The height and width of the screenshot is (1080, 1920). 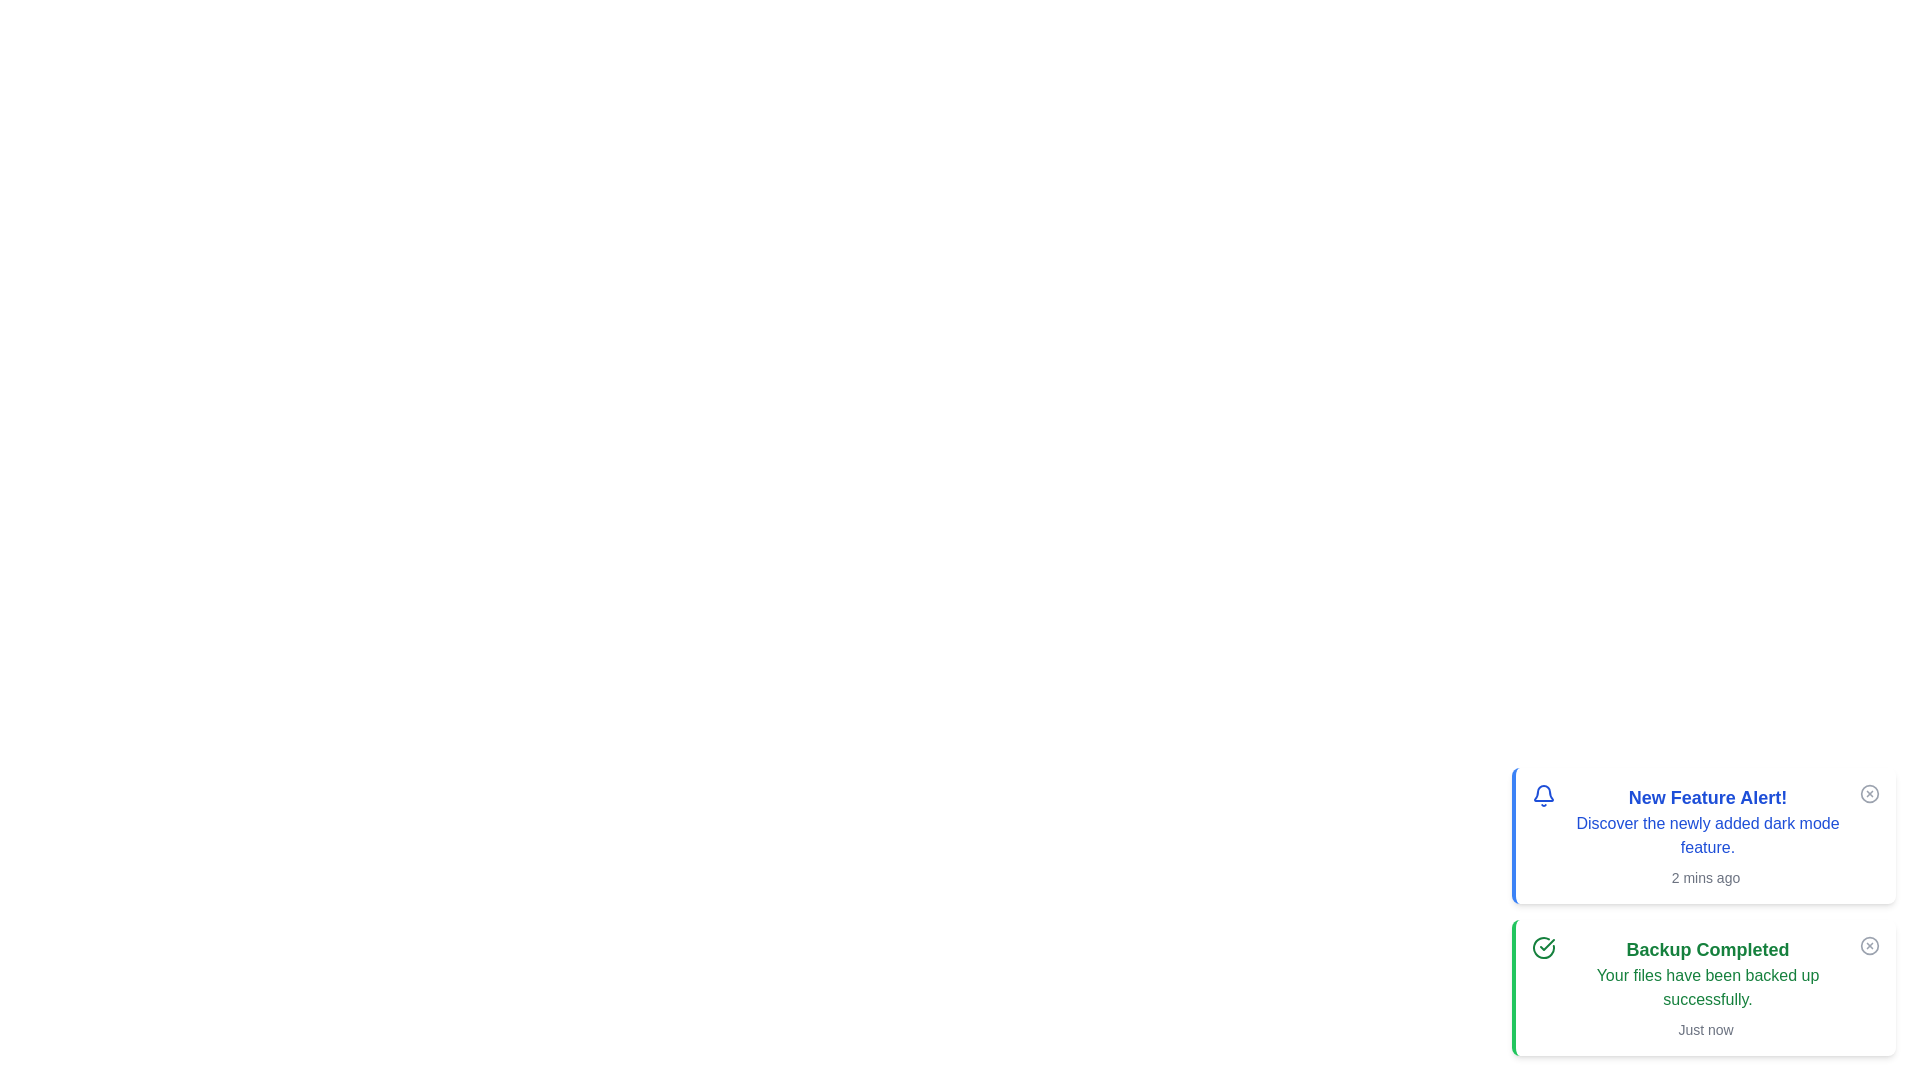 I want to click on close button on the alert with the title Backup Completed, so click(x=1869, y=945).